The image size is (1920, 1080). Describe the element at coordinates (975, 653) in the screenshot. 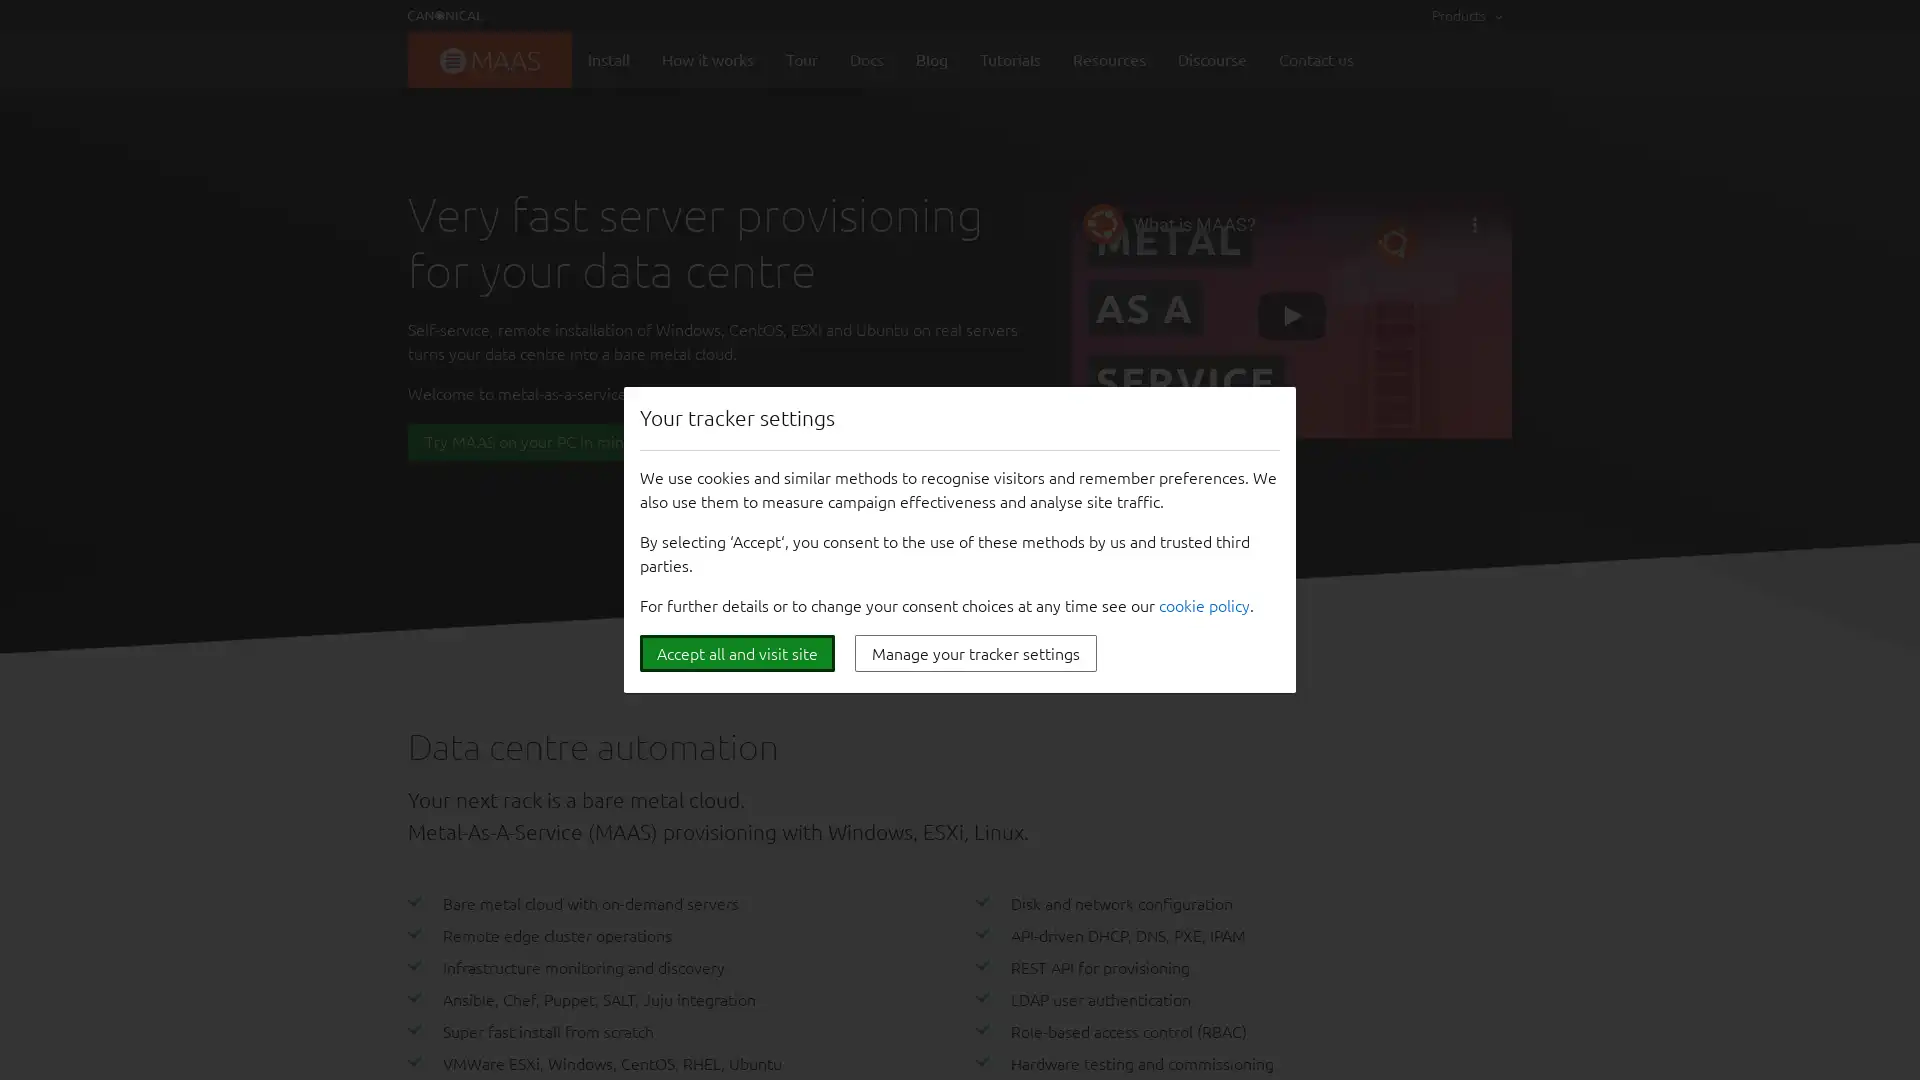

I see `Manage your tracker settings` at that location.